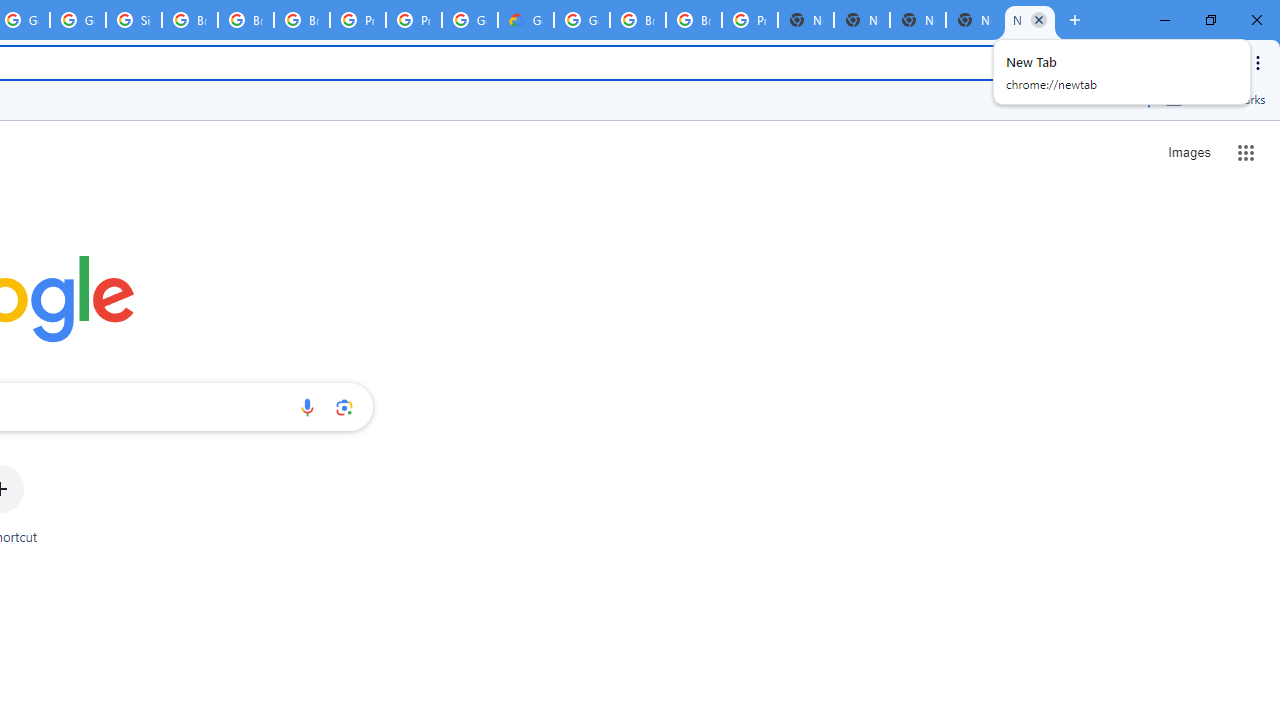  What do you see at coordinates (637, 20) in the screenshot?
I see `'Browse Chrome as a guest - Computer - Google Chrome Help'` at bounding box center [637, 20].